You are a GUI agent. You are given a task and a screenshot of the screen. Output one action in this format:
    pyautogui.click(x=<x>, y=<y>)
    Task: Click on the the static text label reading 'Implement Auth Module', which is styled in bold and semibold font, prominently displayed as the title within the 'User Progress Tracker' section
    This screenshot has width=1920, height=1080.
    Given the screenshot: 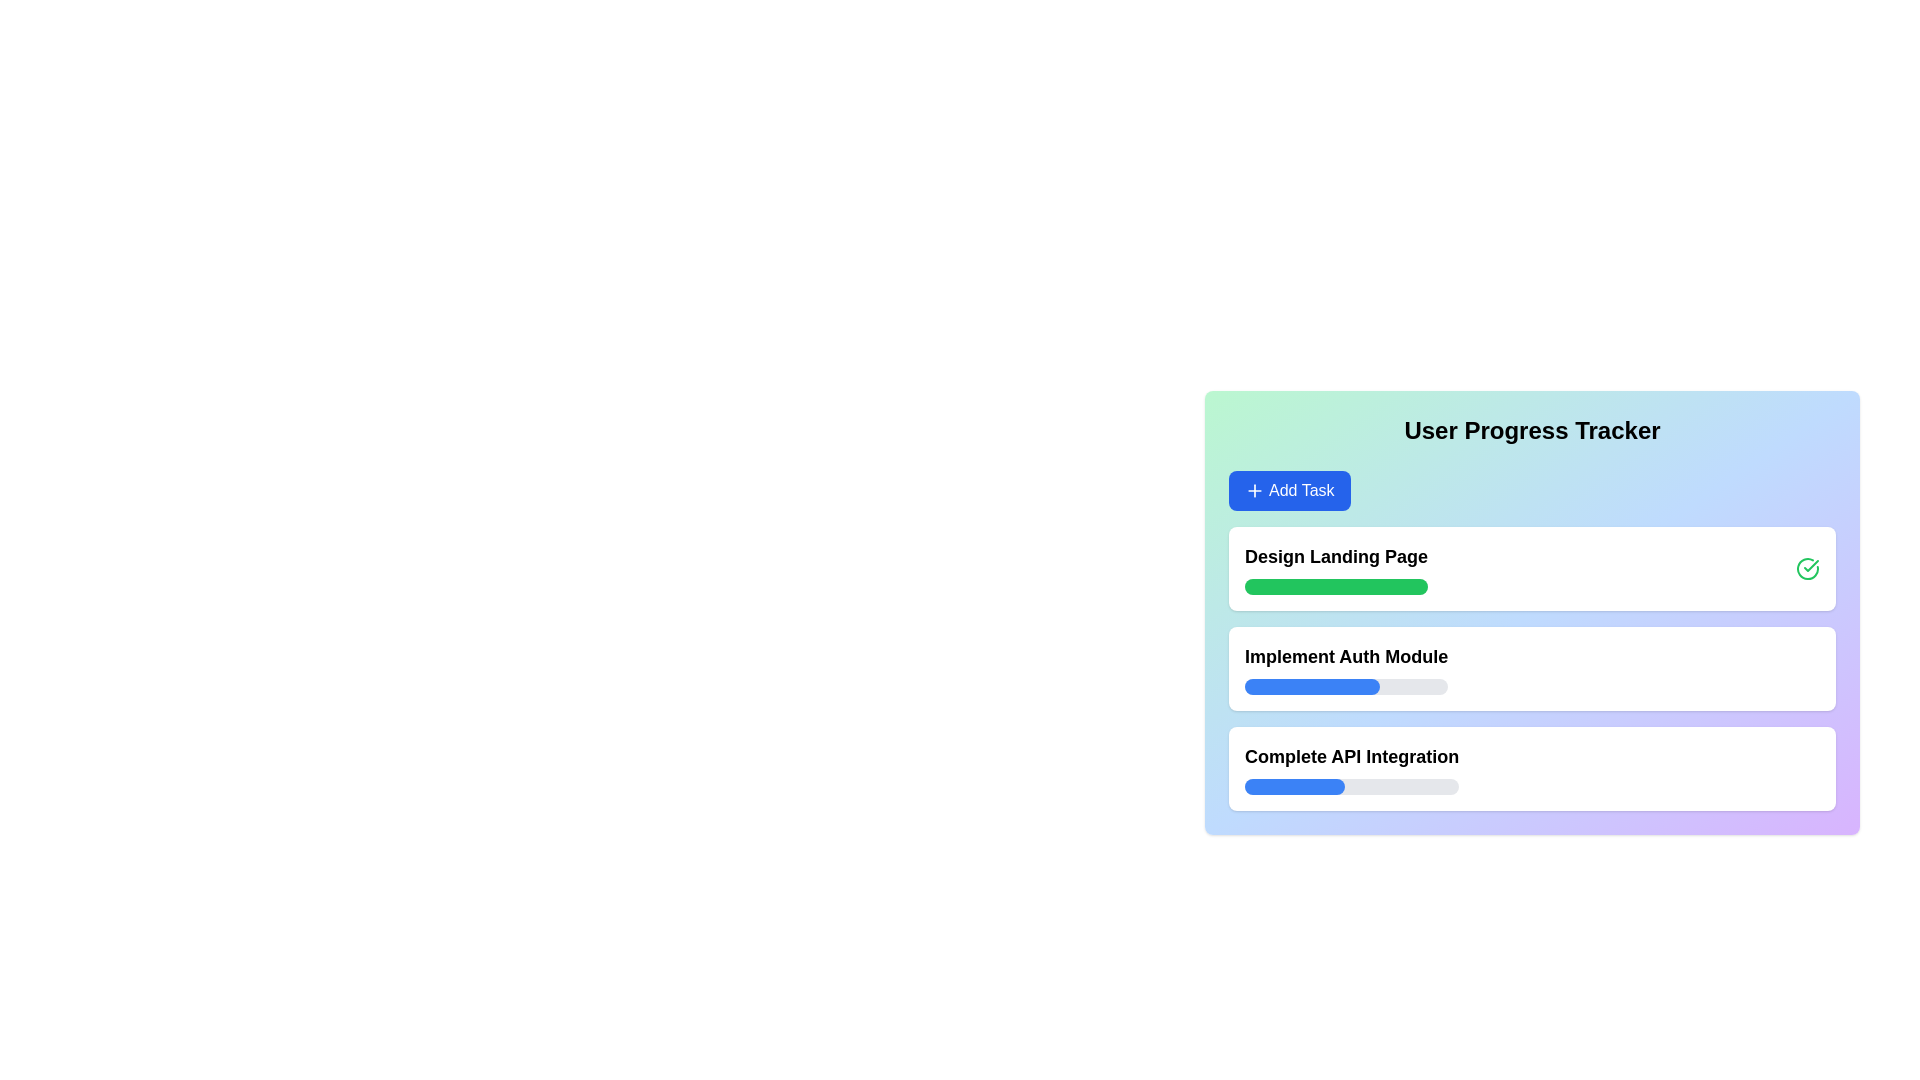 What is the action you would take?
    pyautogui.click(x=1346, y=656)
    